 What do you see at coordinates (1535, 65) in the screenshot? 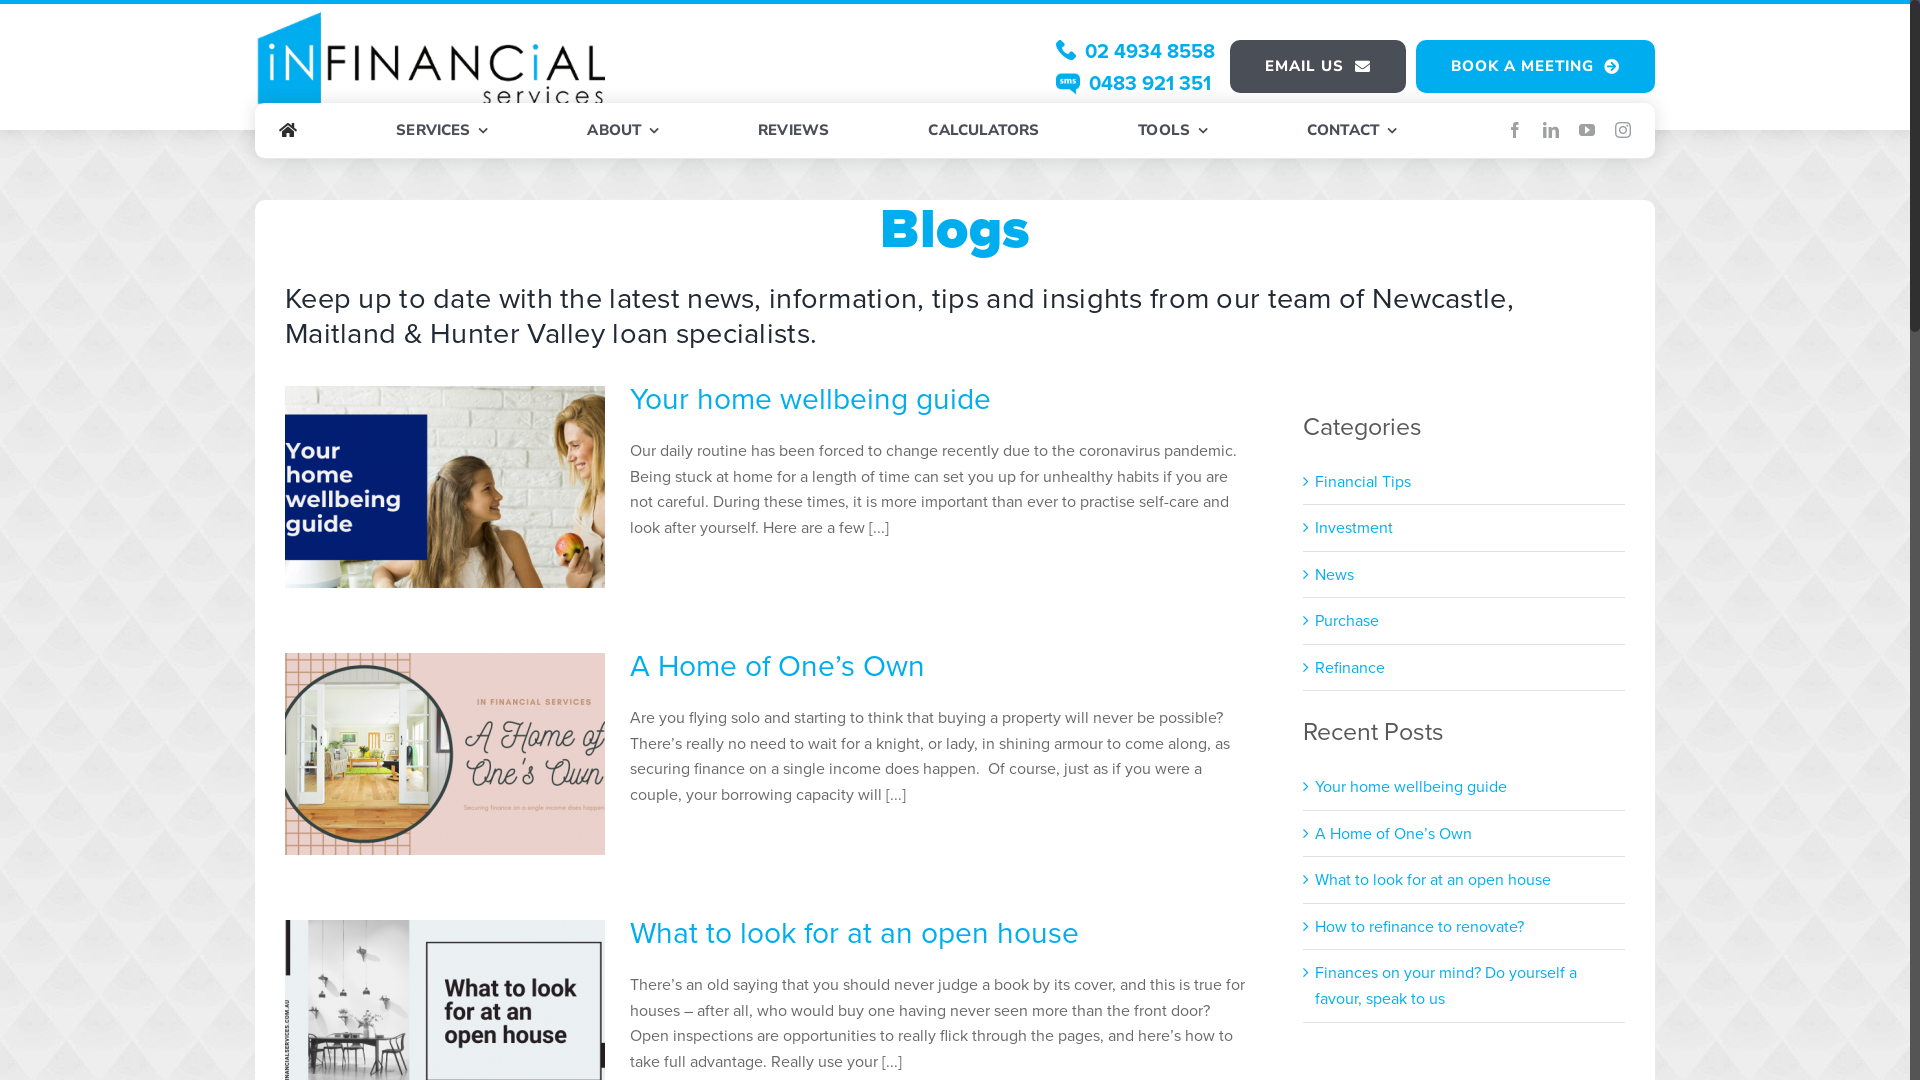
I see `'BOOK A MEETING'` at bounding box center [1535, 65].